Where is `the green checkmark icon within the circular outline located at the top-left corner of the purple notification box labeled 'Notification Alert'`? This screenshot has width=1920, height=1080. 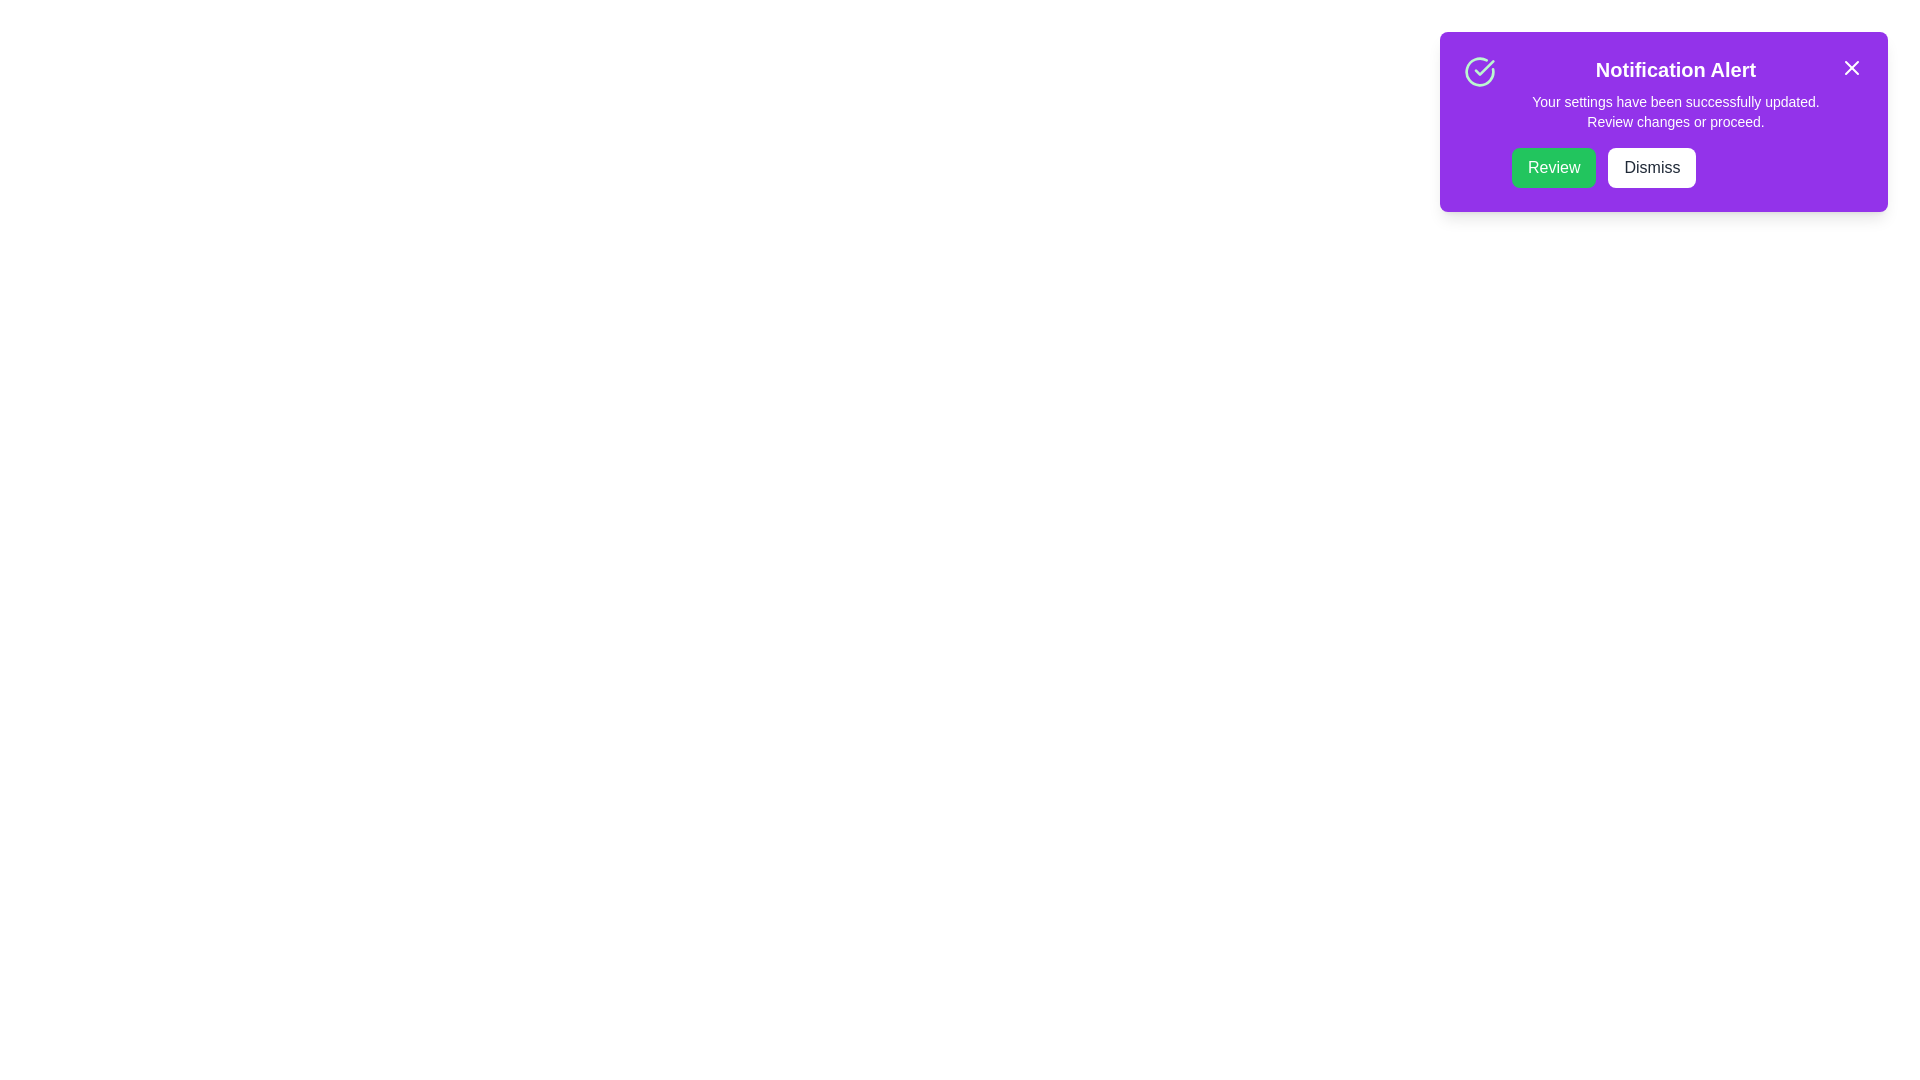 the green checkmark icon within the circular outline located at the top-left corner of the purple notification box labeled 'Notification Alert' is located at coordinates (1479, 71).